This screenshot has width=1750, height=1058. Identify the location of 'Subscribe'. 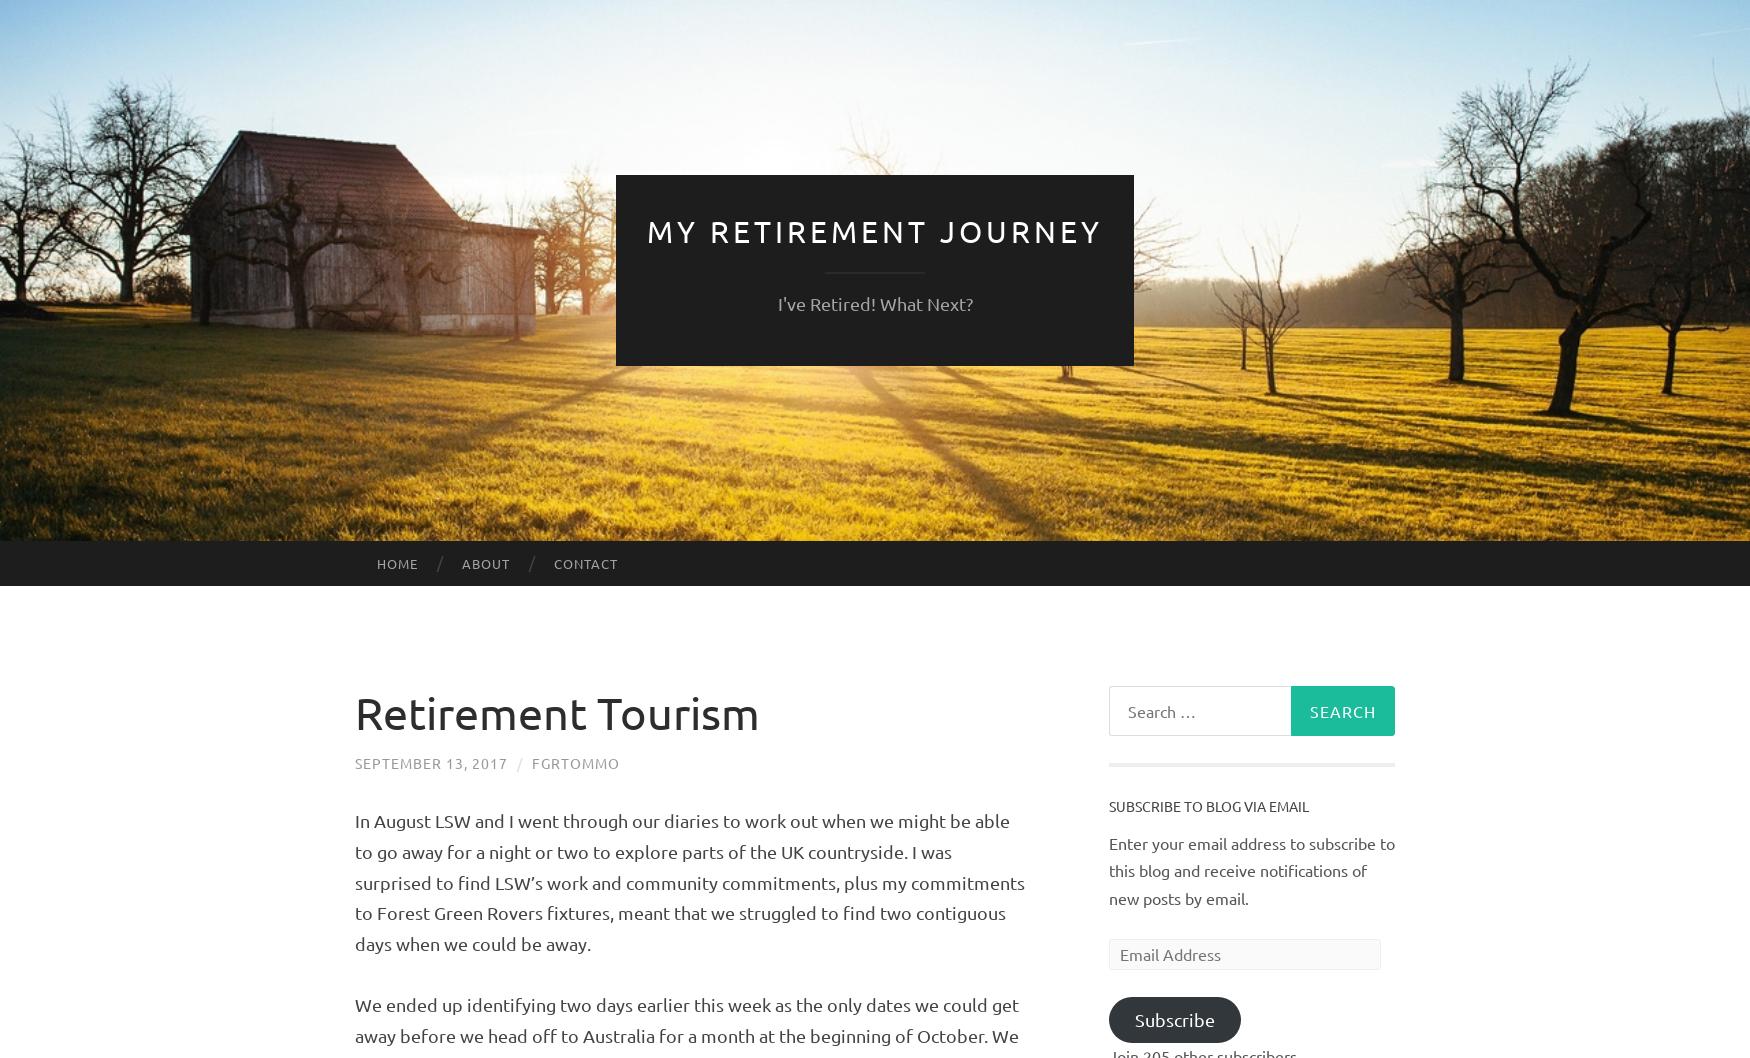
(1173, 1018).